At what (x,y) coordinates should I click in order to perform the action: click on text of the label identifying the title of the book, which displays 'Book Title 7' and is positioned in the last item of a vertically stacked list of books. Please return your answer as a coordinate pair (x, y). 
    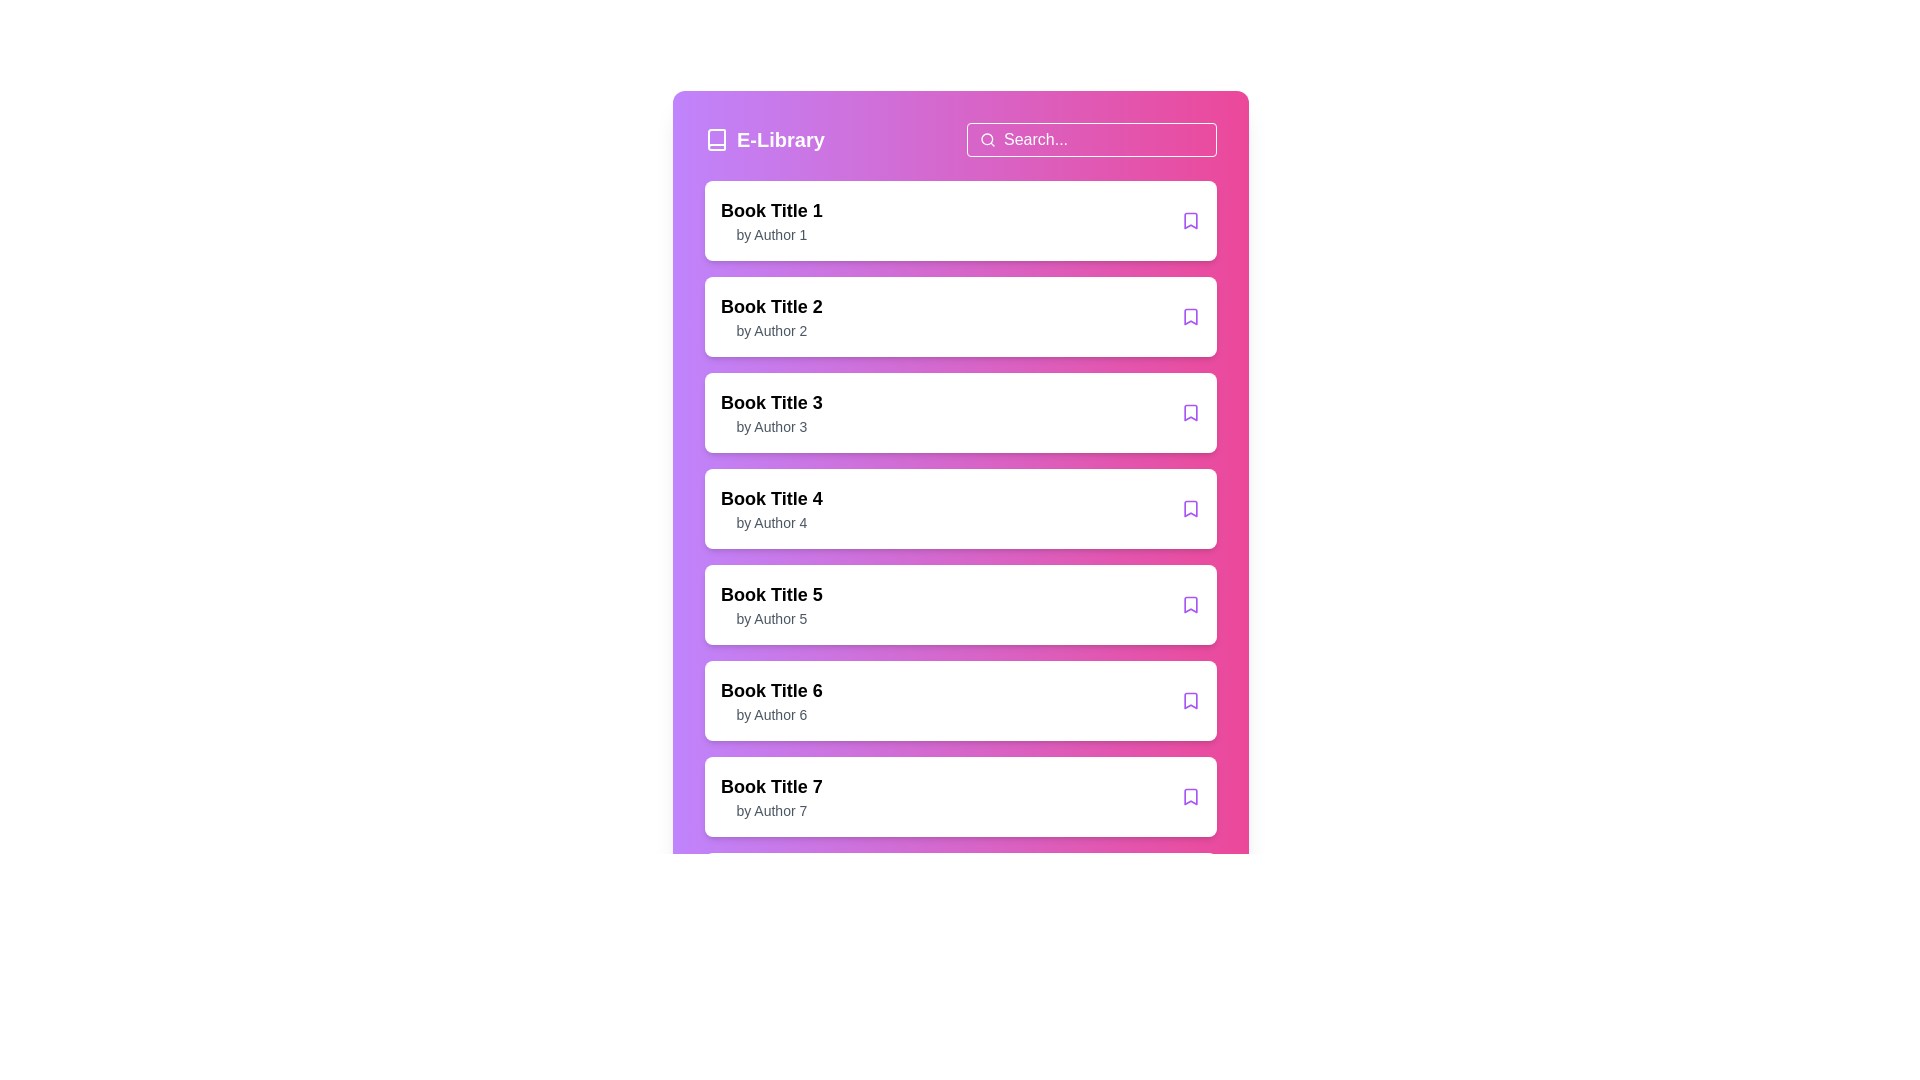
    Looking at the image, I should click on (770, 785).